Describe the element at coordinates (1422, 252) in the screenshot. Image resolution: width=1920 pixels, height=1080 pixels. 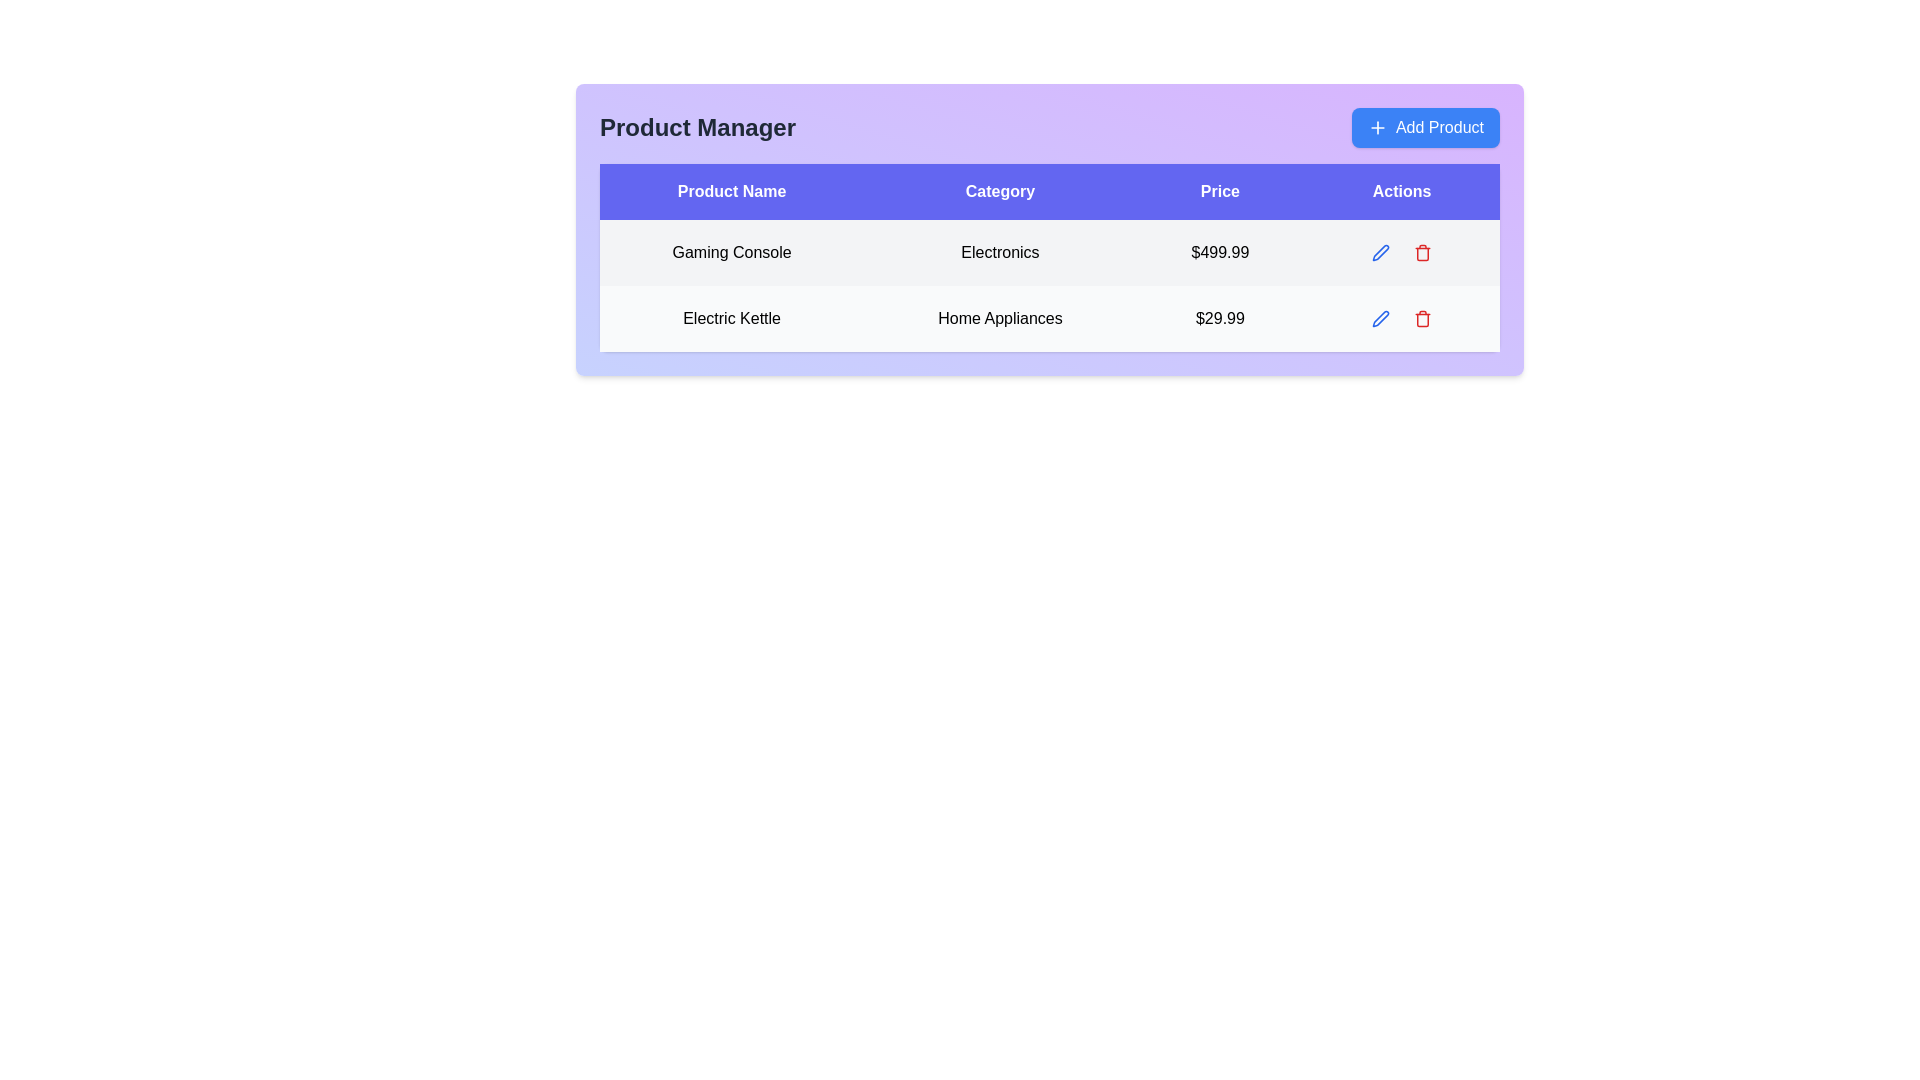
I see `the delete icon in the Actions column for the Gaming Console entry` at that location.